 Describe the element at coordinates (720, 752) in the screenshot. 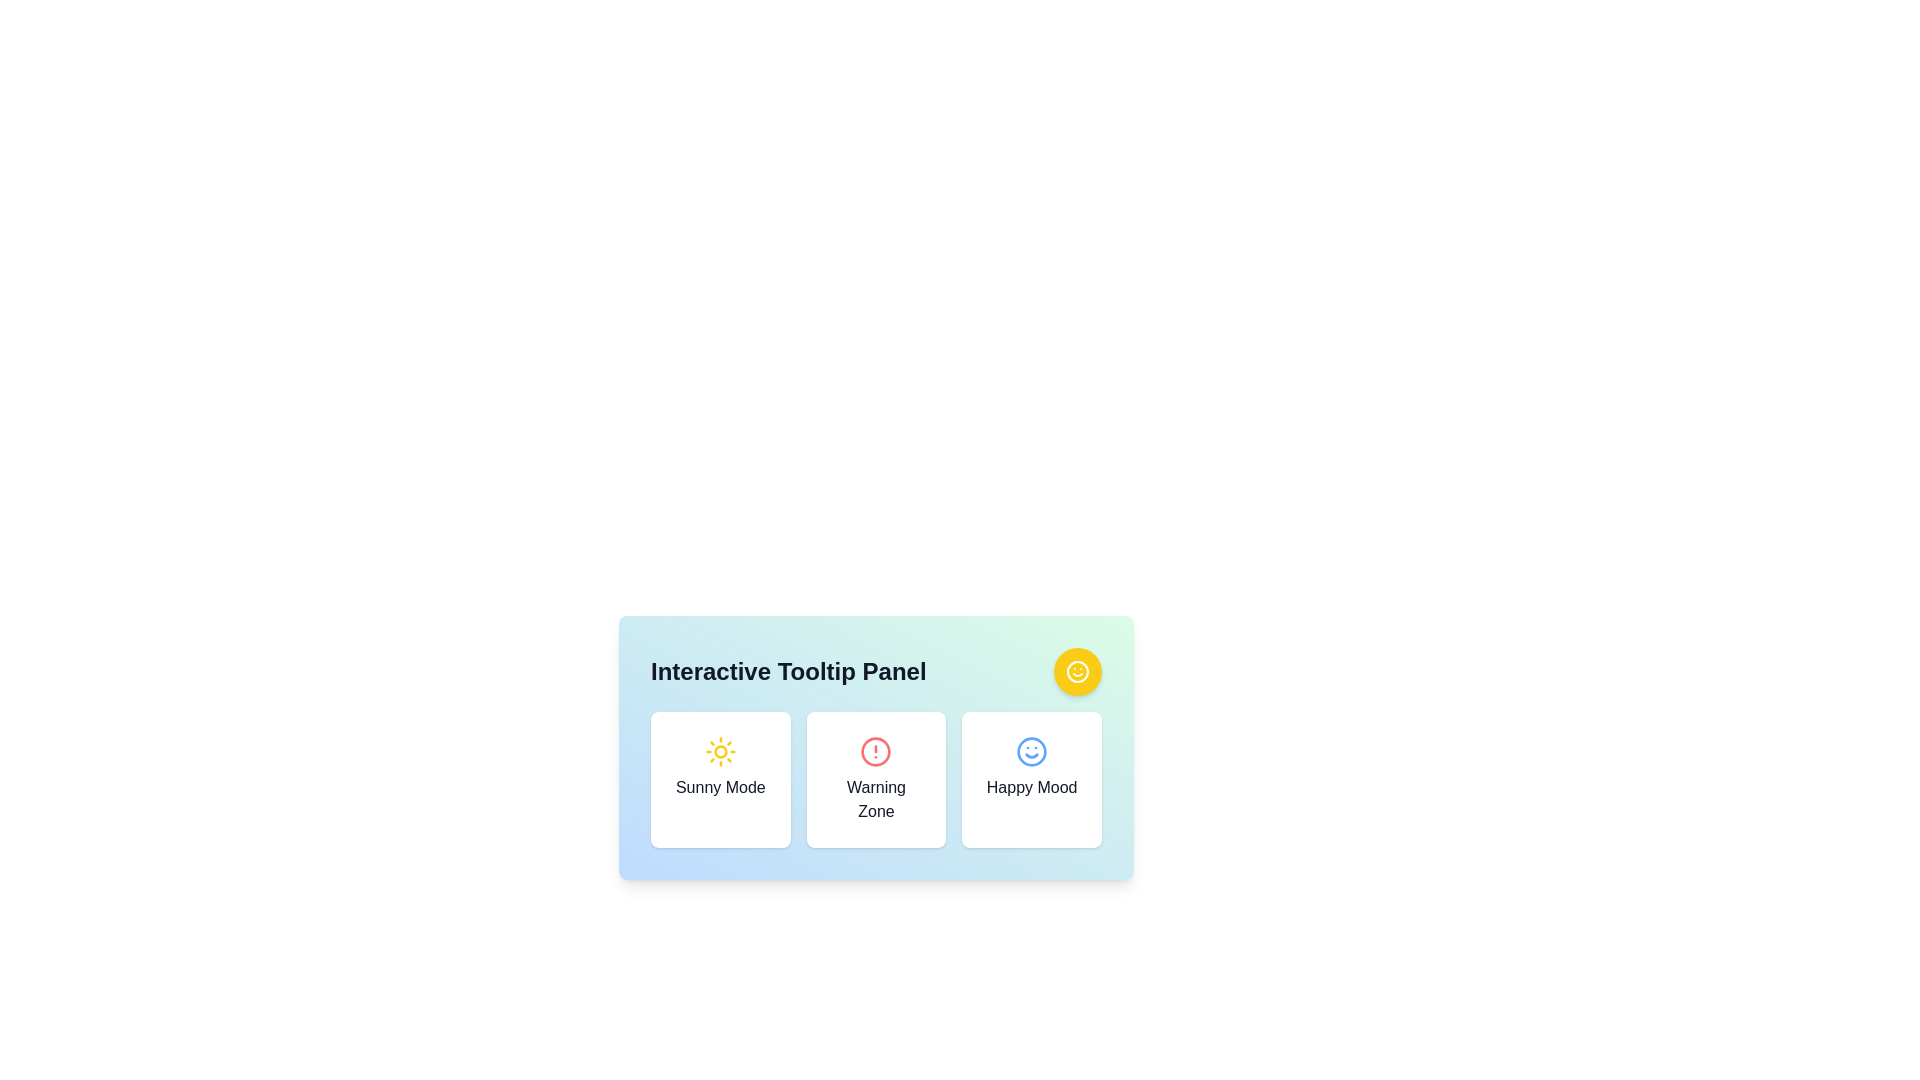

I see `the 'Sunny Mode' circle element, which is part of the solar icon in the left panel of the 'Interactive Tooltip Panel'` at that location.